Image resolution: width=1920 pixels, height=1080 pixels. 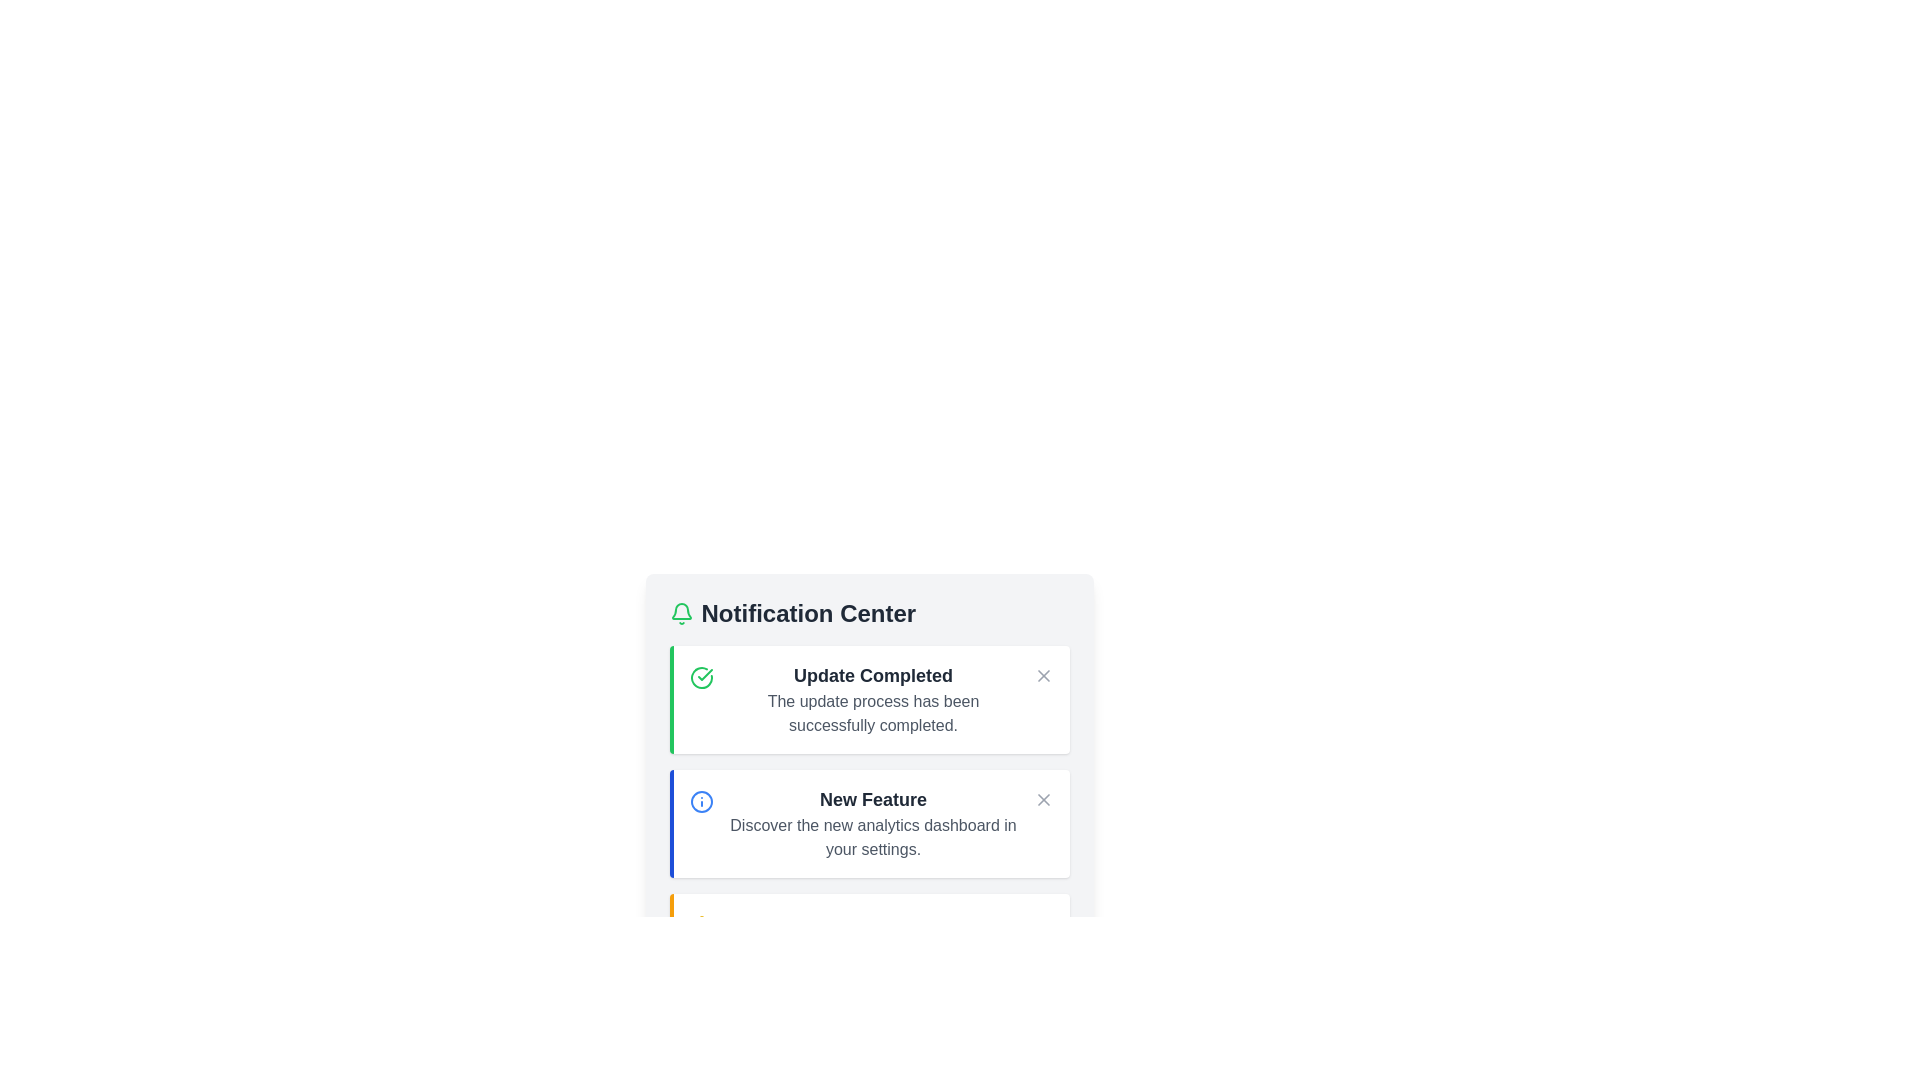 What do you see at coordinates (873, 837) in the screenshot?
I see `the static text reading 'Discover the new analytics dashboard in your settings.' which is located in the second position of the notification card labeled 'New Feature'` at bounding box center [873, 837].